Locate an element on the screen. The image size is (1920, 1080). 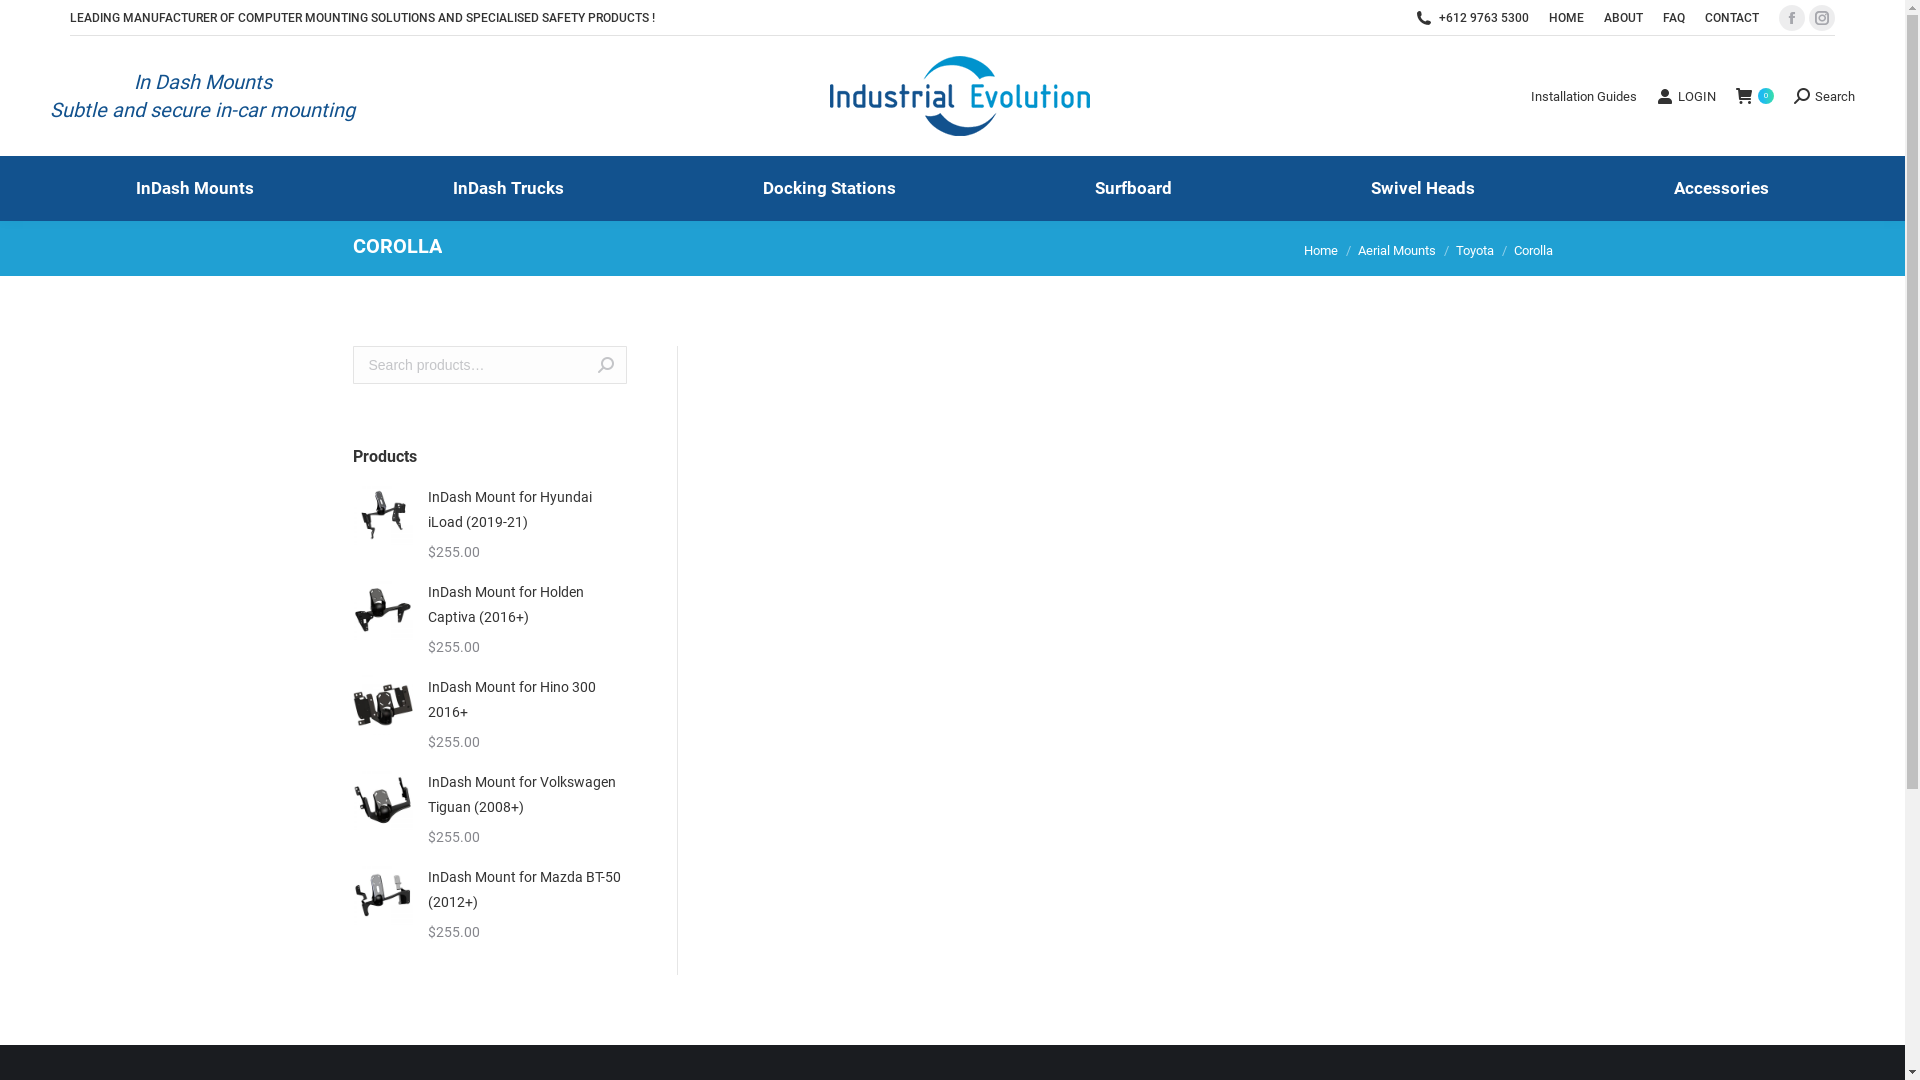
'InDash Mount for Hino 300 2016+' is located at coordinates (527, 698).